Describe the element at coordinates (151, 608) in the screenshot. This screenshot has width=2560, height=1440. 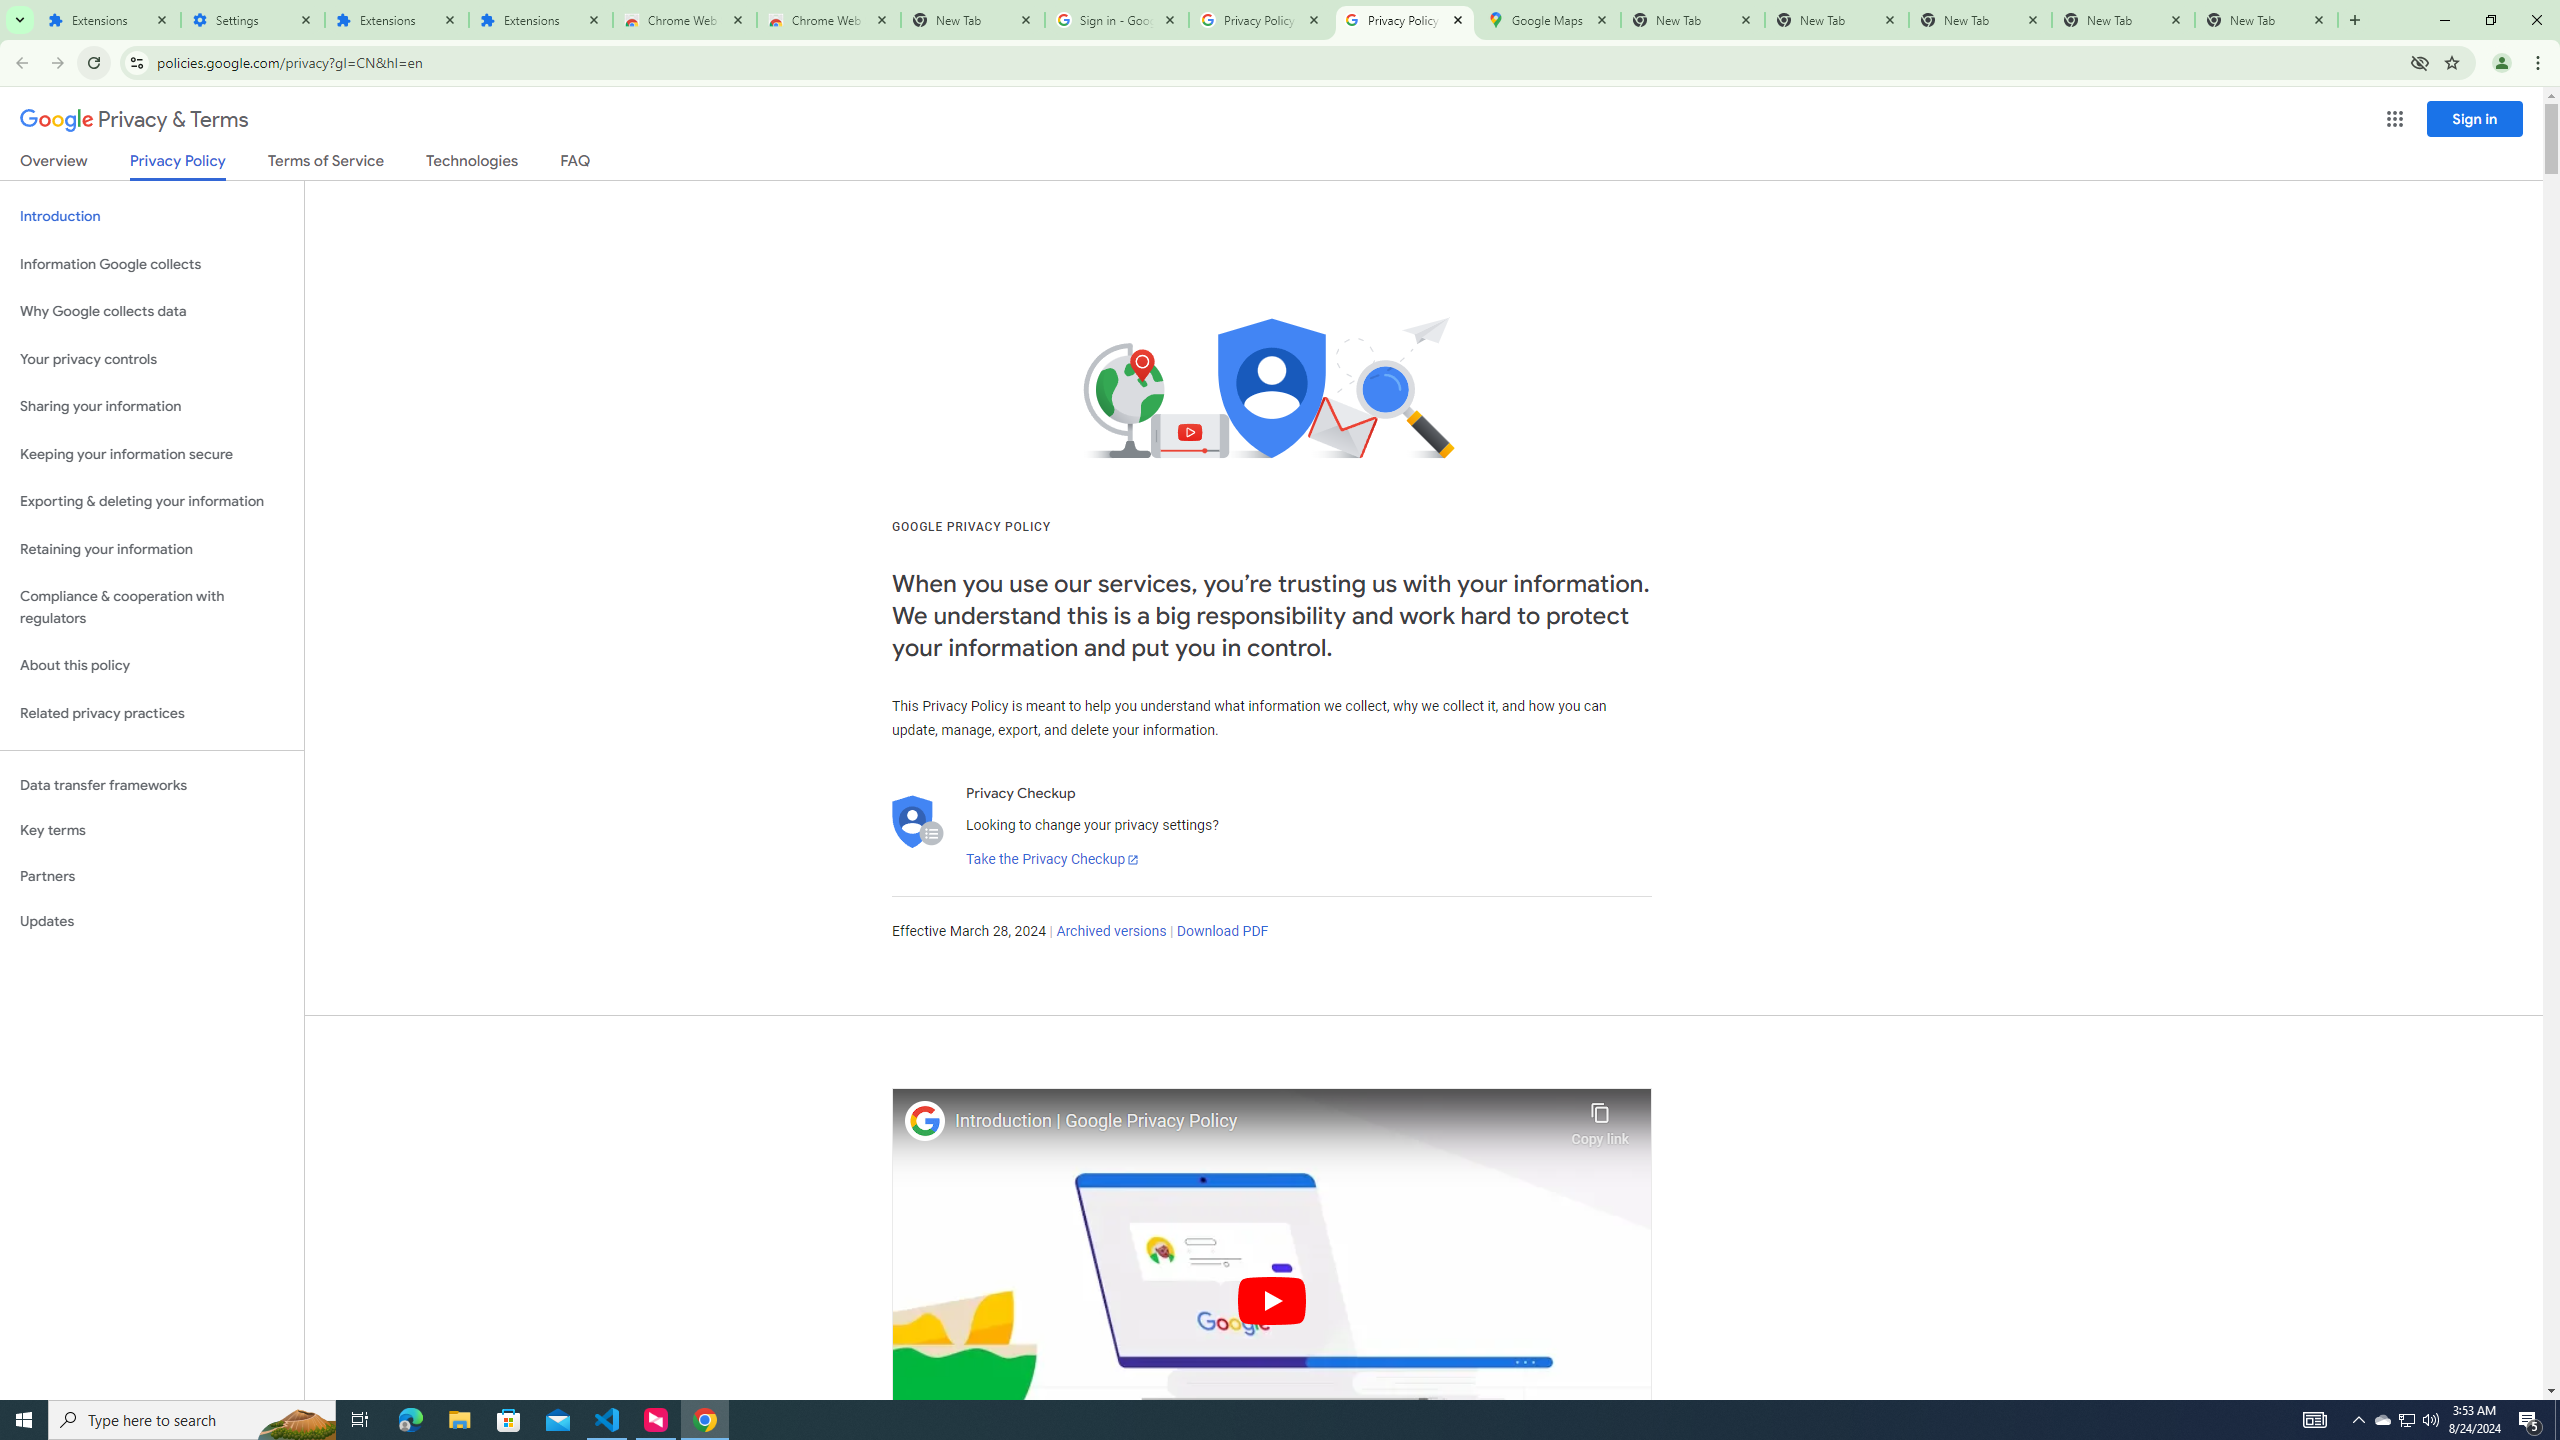
I see `'Compliance & cooperation with regulators'` at that location.